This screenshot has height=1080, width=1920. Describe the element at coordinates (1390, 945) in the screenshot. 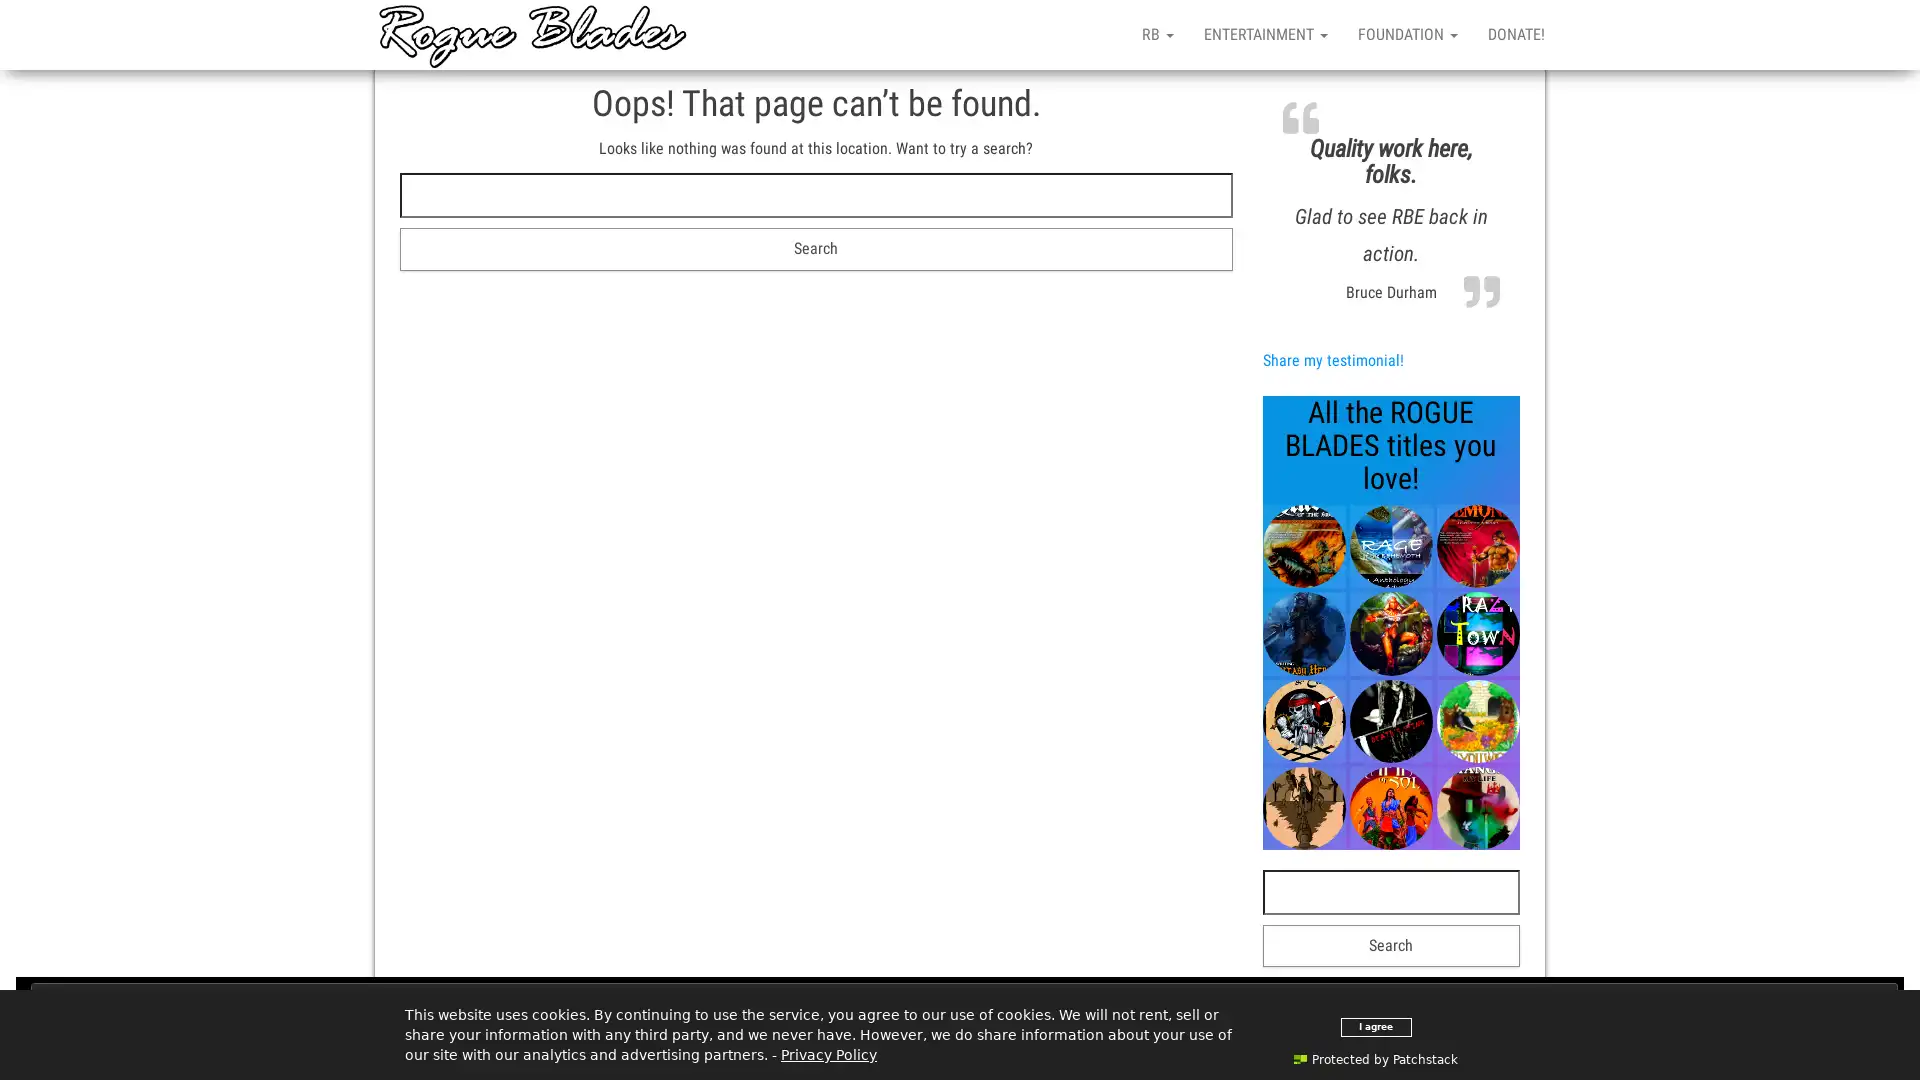

I see `Search` at that location.